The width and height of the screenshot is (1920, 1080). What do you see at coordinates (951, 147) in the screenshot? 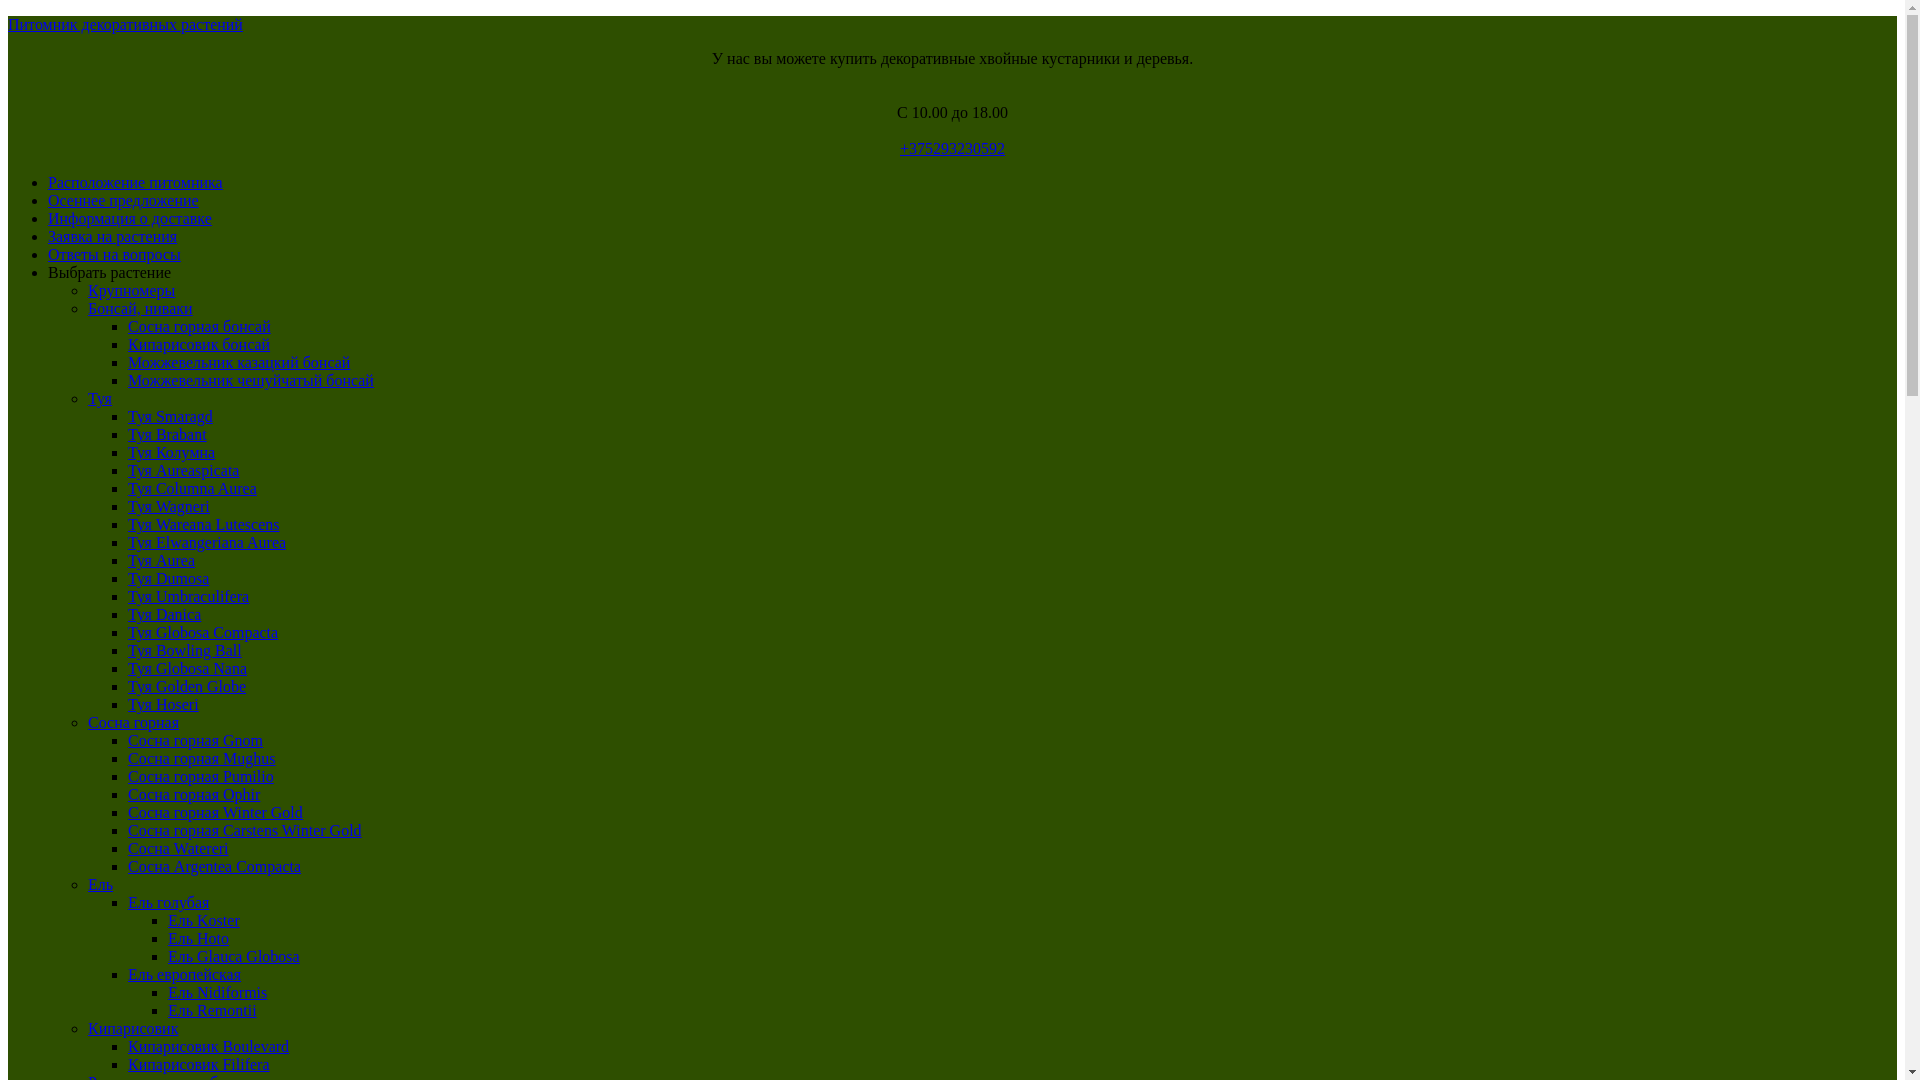
I see `'+375293230592'` at bounding box center [951, 147].